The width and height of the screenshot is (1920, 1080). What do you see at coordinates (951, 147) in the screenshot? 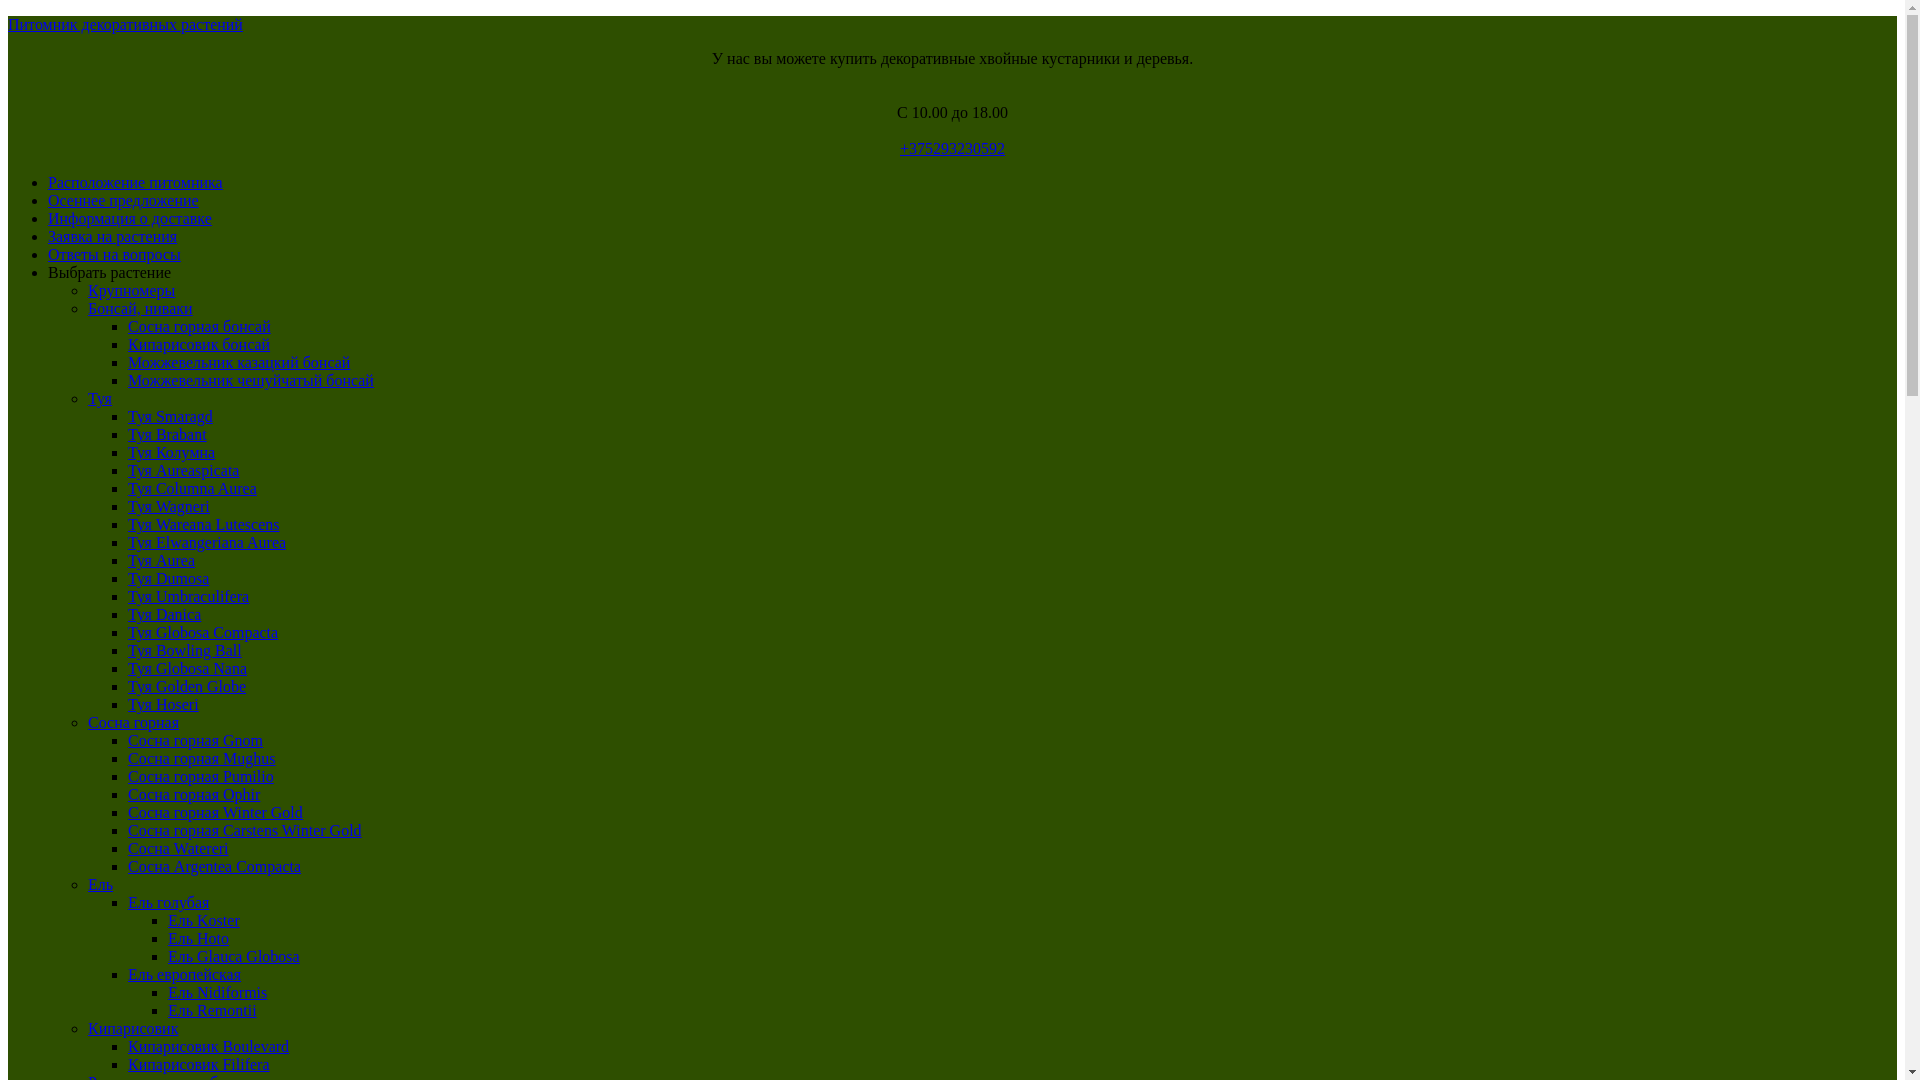
I see `'+375293230592'` at bounding box center [951, 147].